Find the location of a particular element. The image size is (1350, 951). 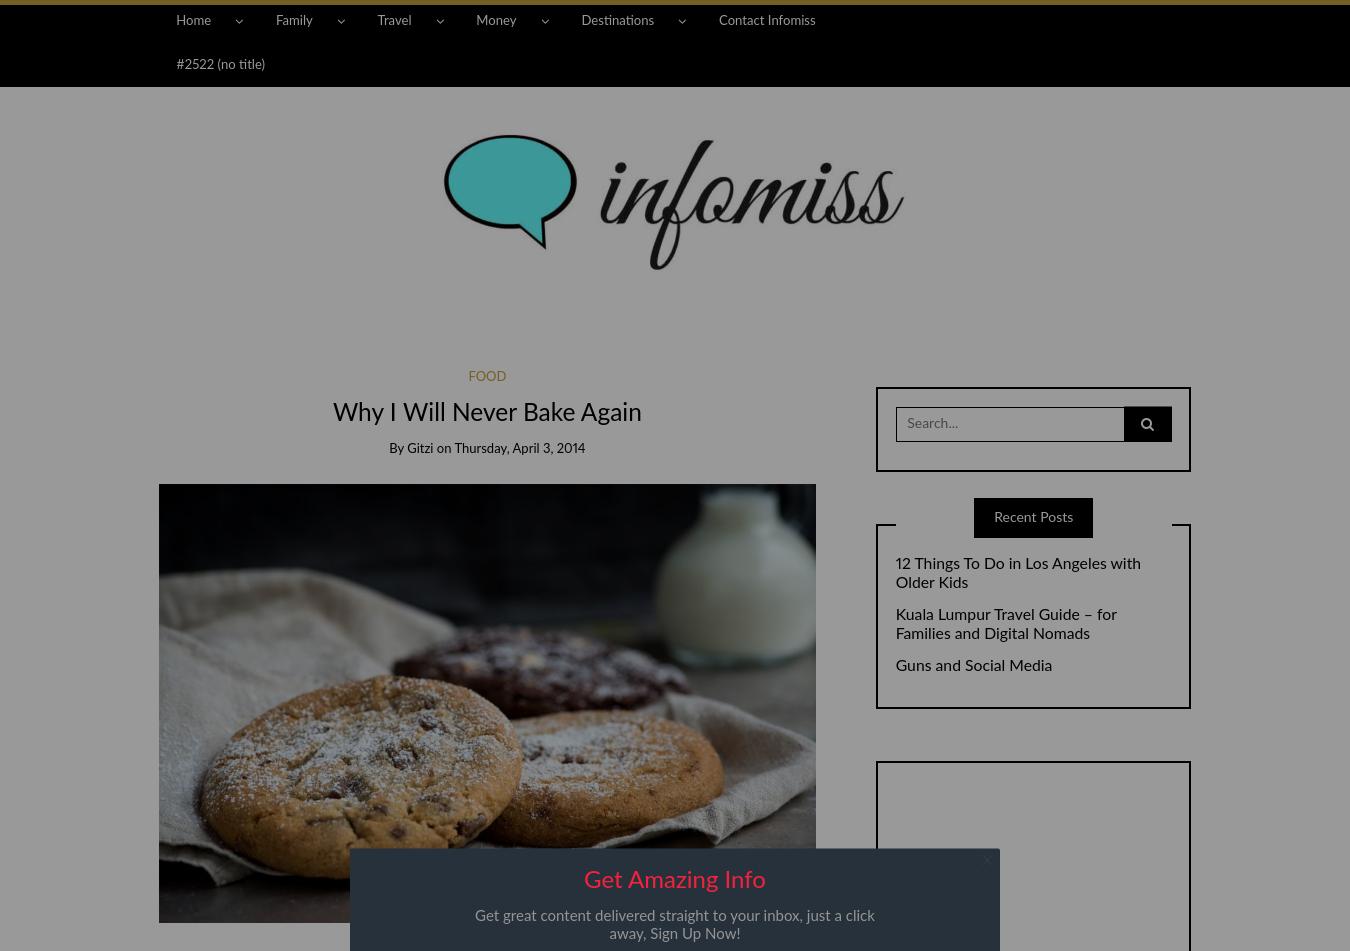

'12 Things To Do in Los Angeles with Older Kids' is located at coordinates (895, 572).